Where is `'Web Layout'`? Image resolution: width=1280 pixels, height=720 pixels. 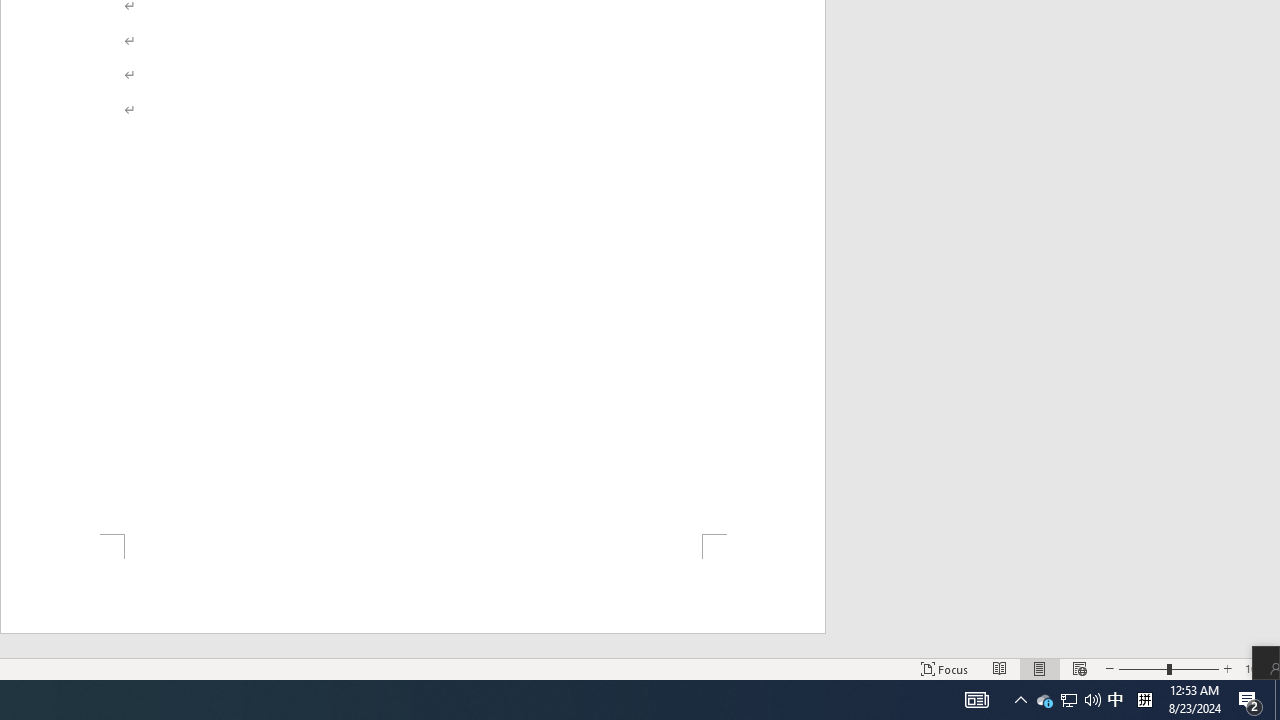 'Web Layout' is located at coordinates (1078, 669).